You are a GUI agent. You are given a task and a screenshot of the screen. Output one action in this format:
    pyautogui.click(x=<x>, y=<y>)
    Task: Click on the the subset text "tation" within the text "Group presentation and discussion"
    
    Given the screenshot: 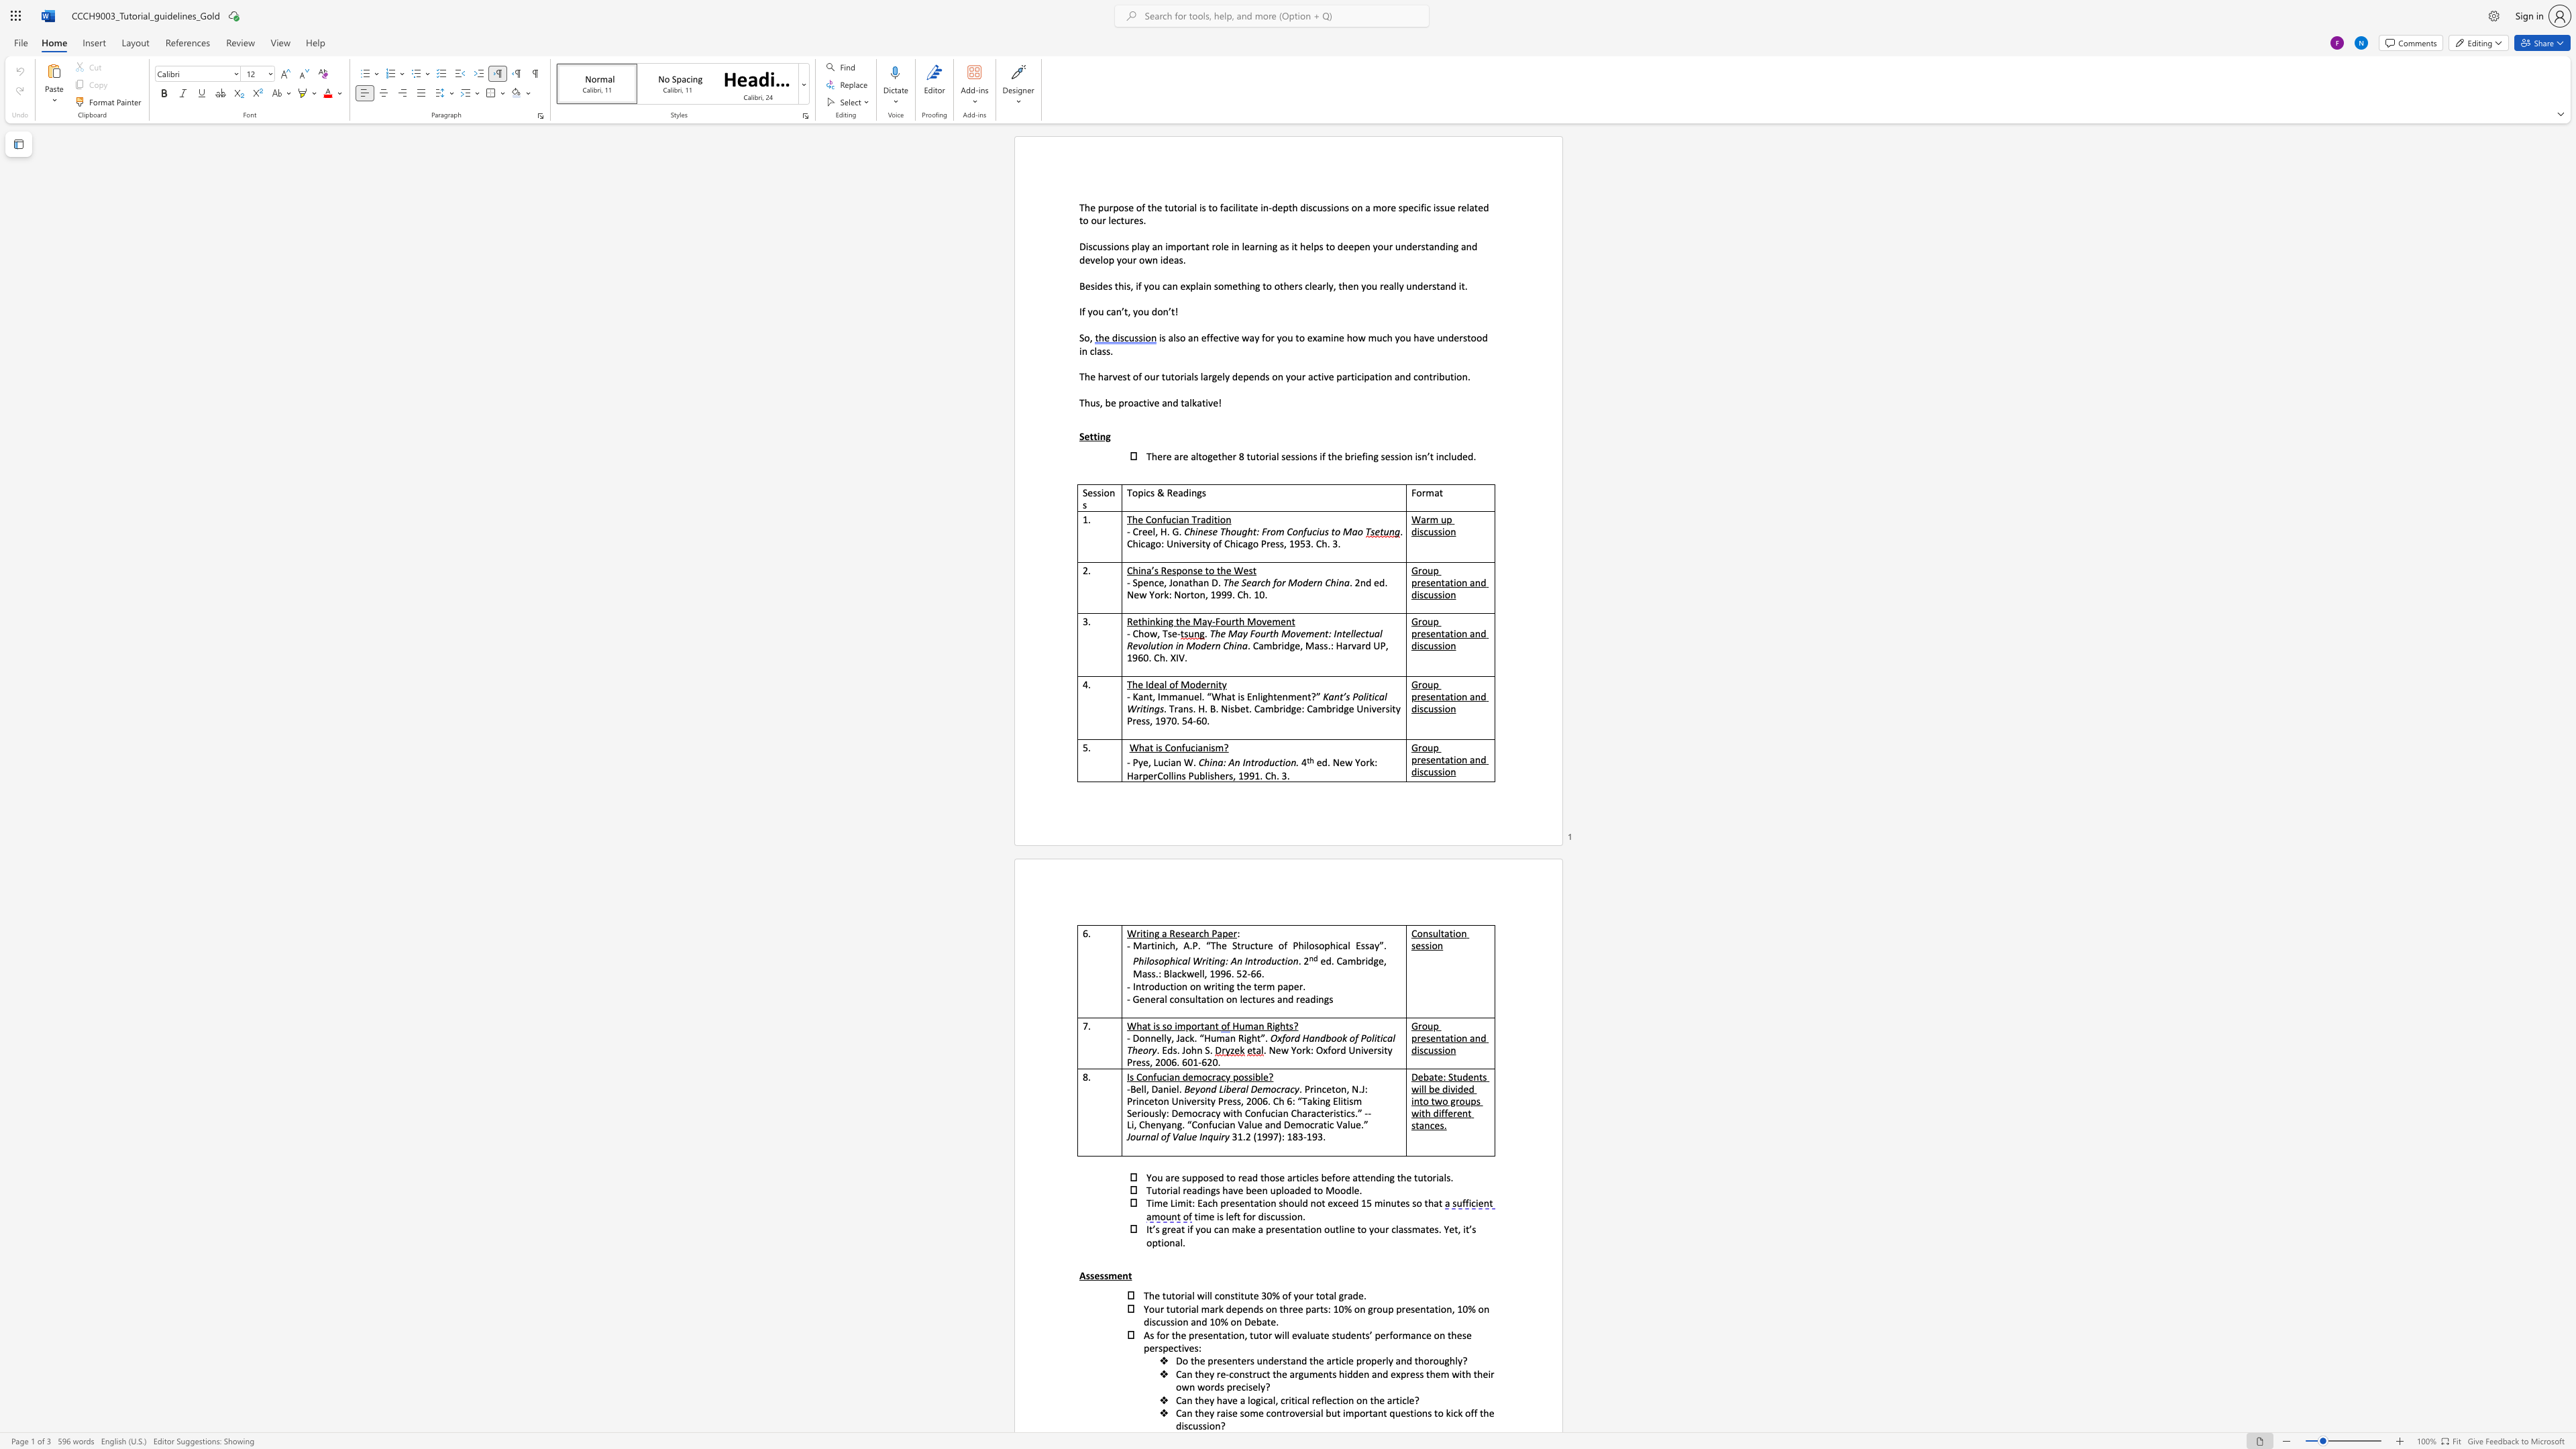 What is the action you would take?
    pyautogui.click(x=1440, y=696)
    